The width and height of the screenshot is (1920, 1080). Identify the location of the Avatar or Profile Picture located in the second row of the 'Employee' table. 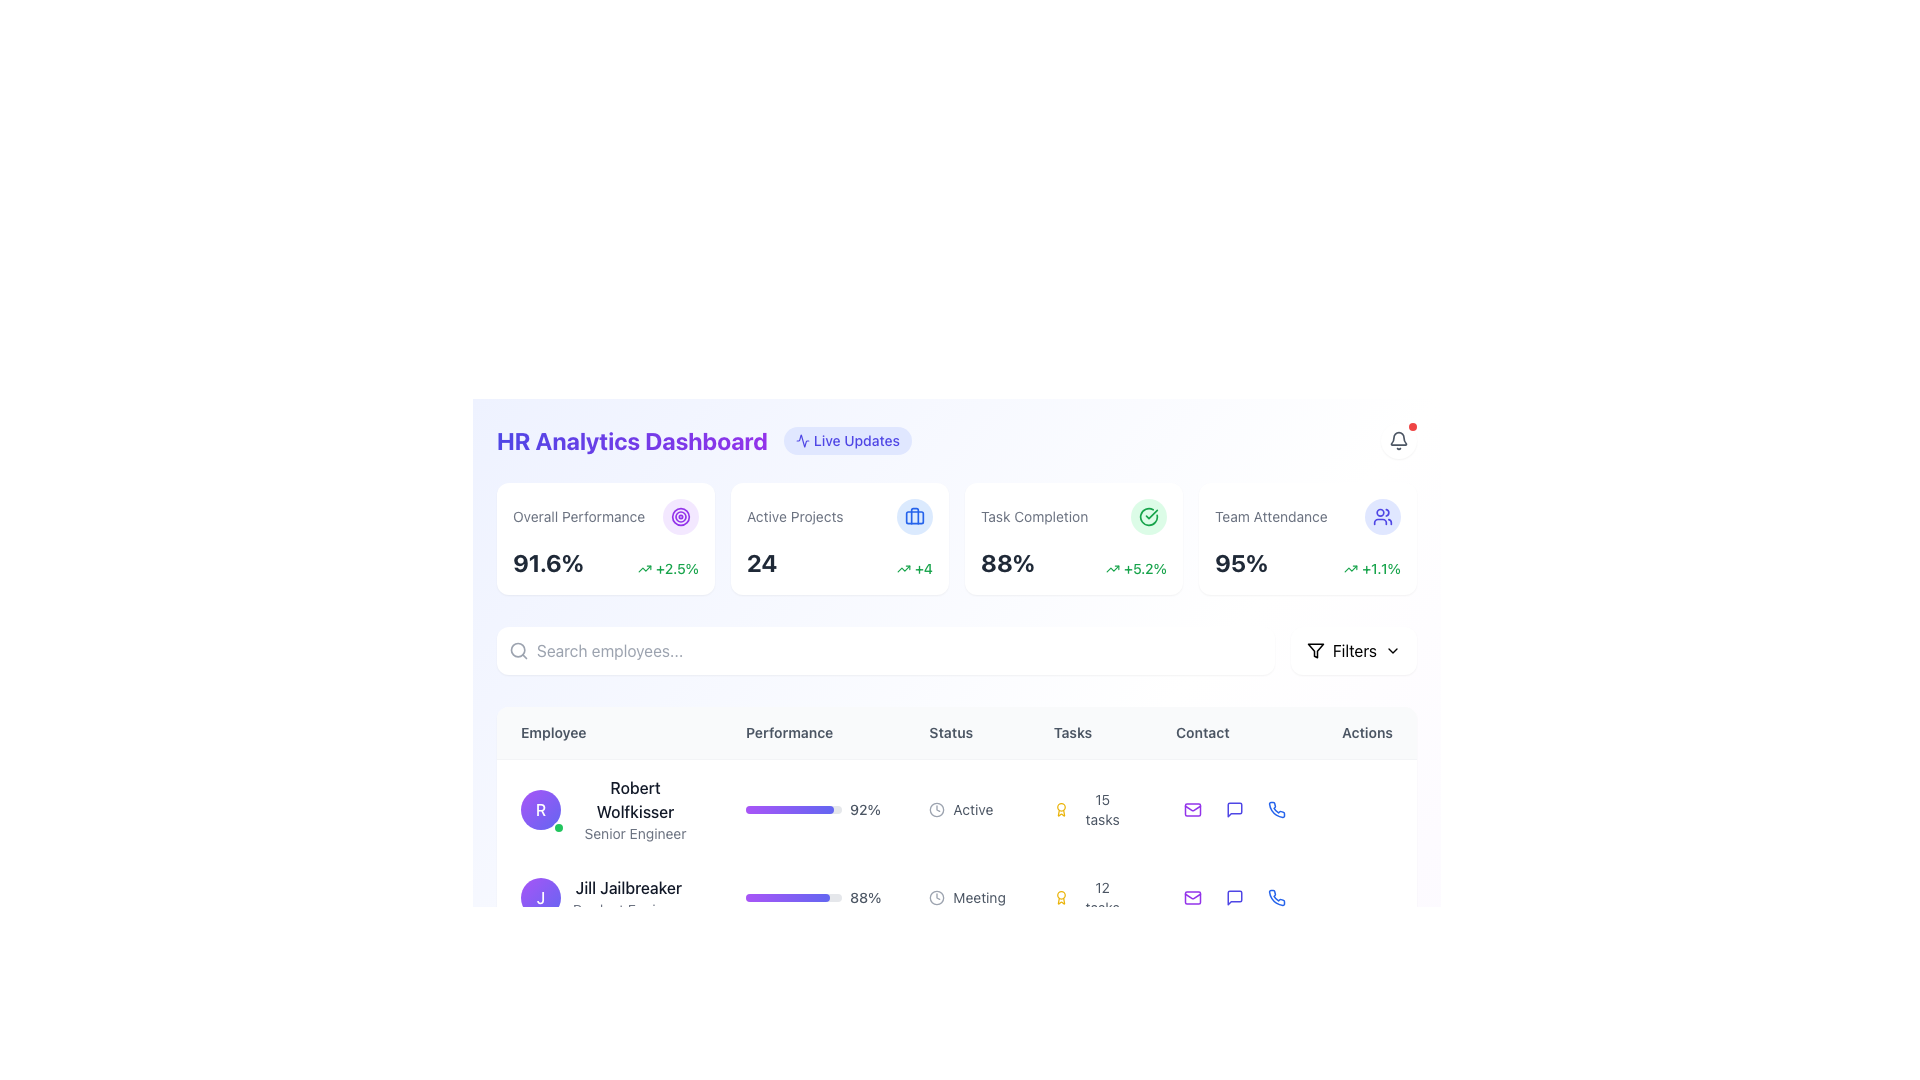
(541, 897).